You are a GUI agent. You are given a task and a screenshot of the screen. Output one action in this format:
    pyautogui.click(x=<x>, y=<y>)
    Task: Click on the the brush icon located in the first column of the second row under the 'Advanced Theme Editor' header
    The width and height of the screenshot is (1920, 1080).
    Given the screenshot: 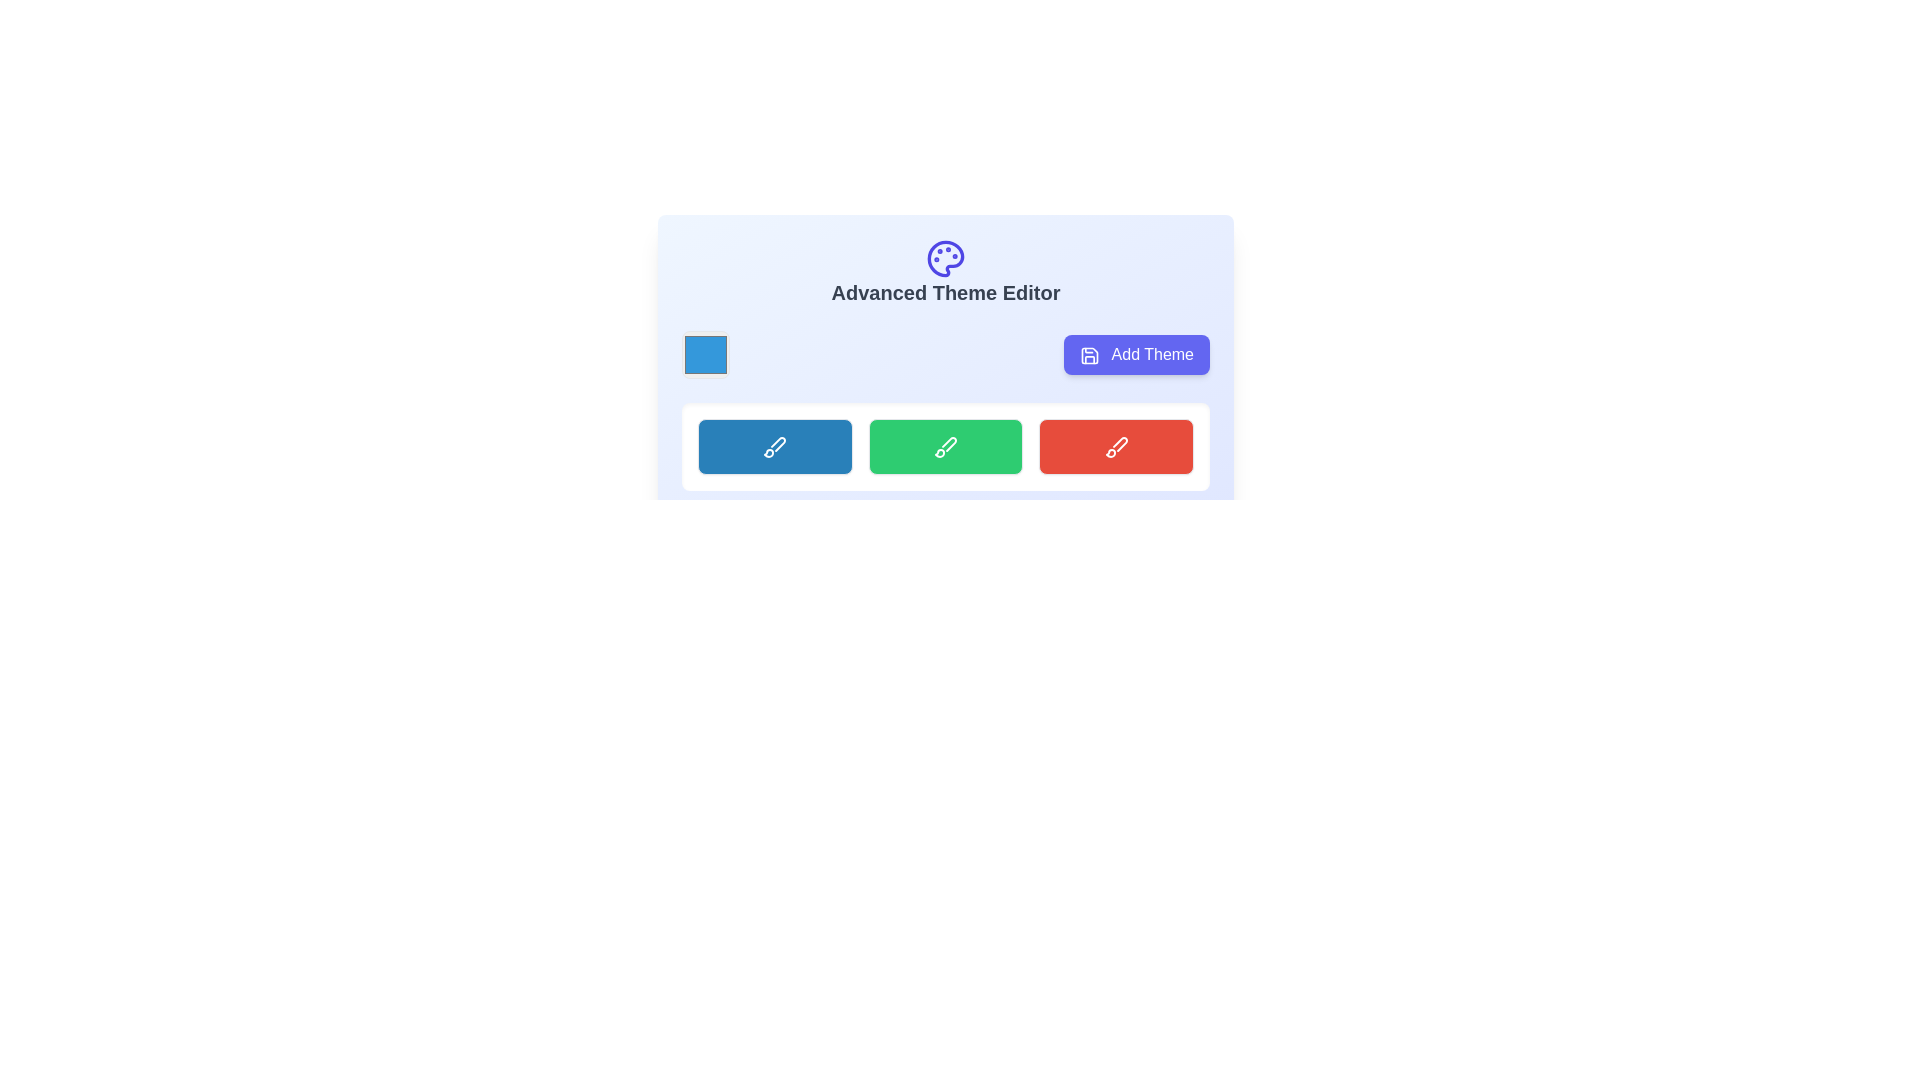 What is the action you would take?
    pyautogui.click(x=774, y=446)
    